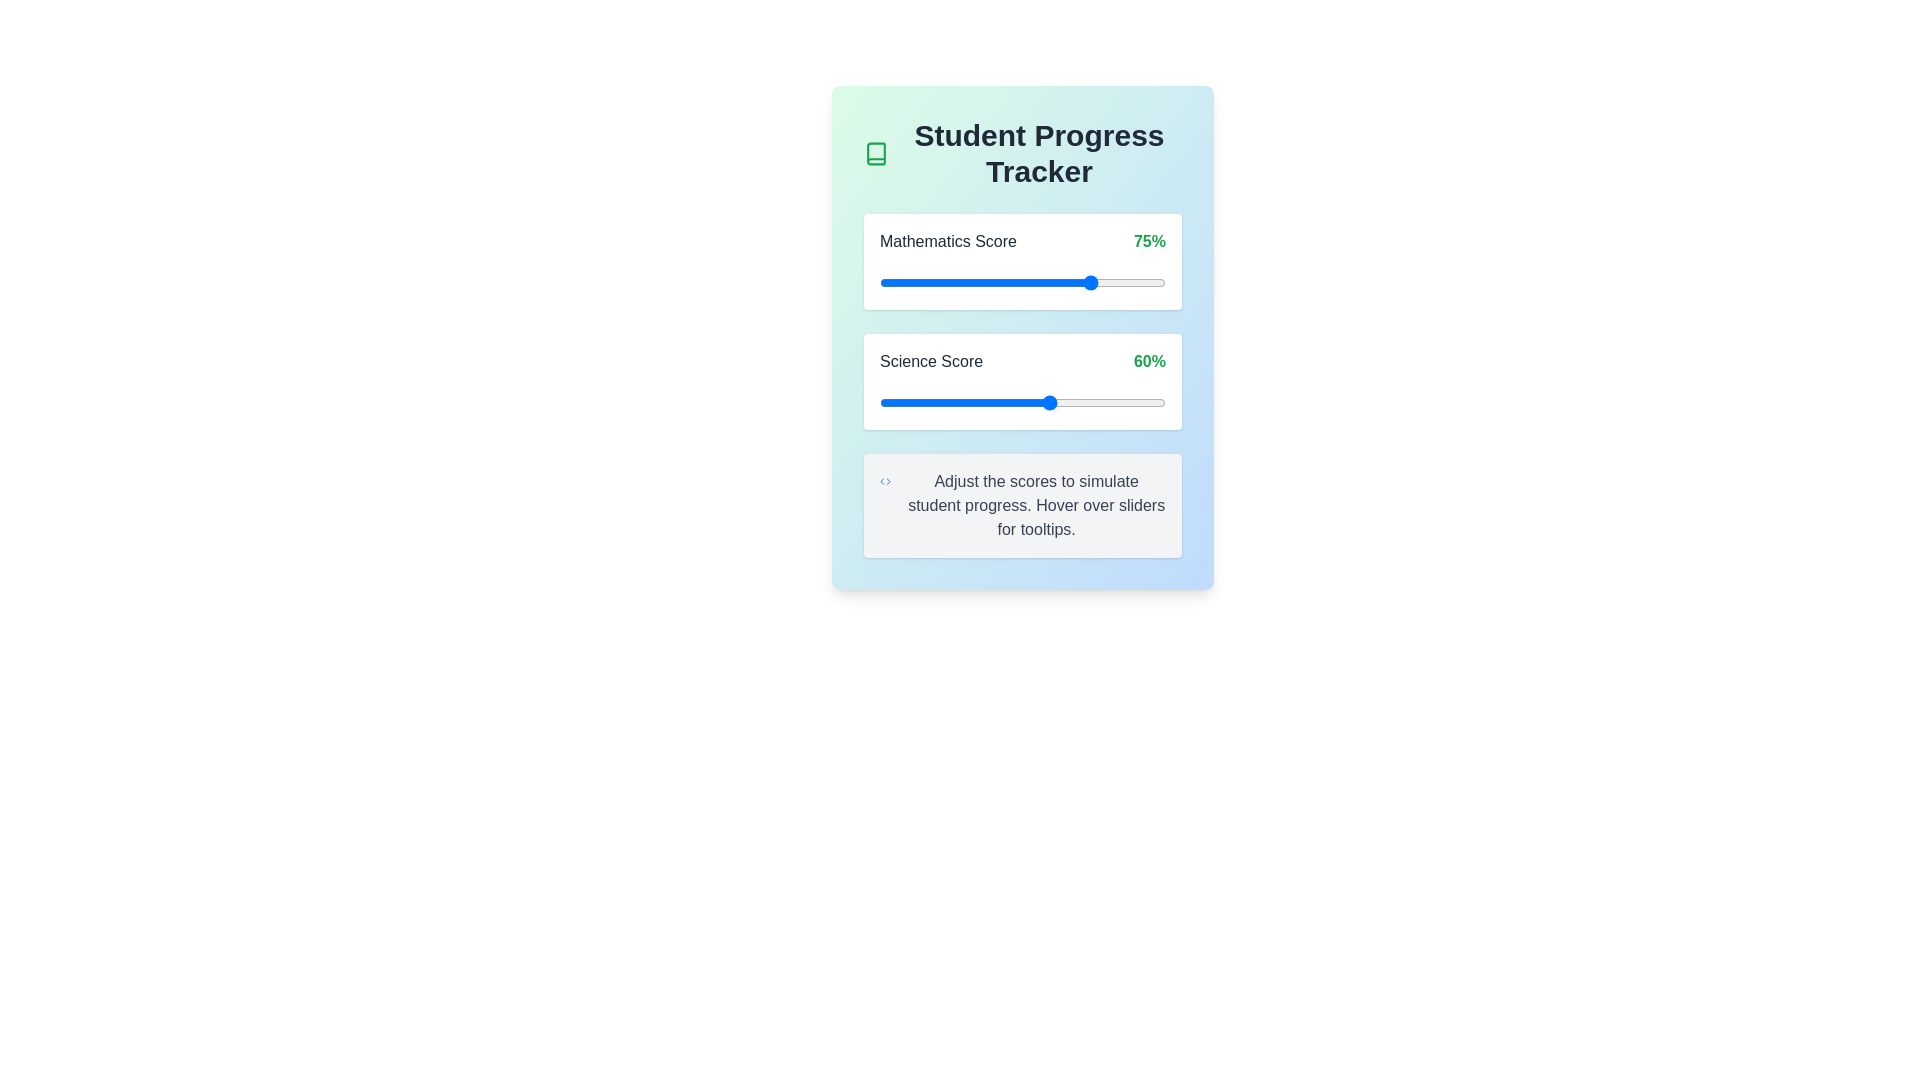 The height and width of the screenshot is (1080, 1920). I want to click on the Mathematics Score slider to 9%, so click(904, 282).